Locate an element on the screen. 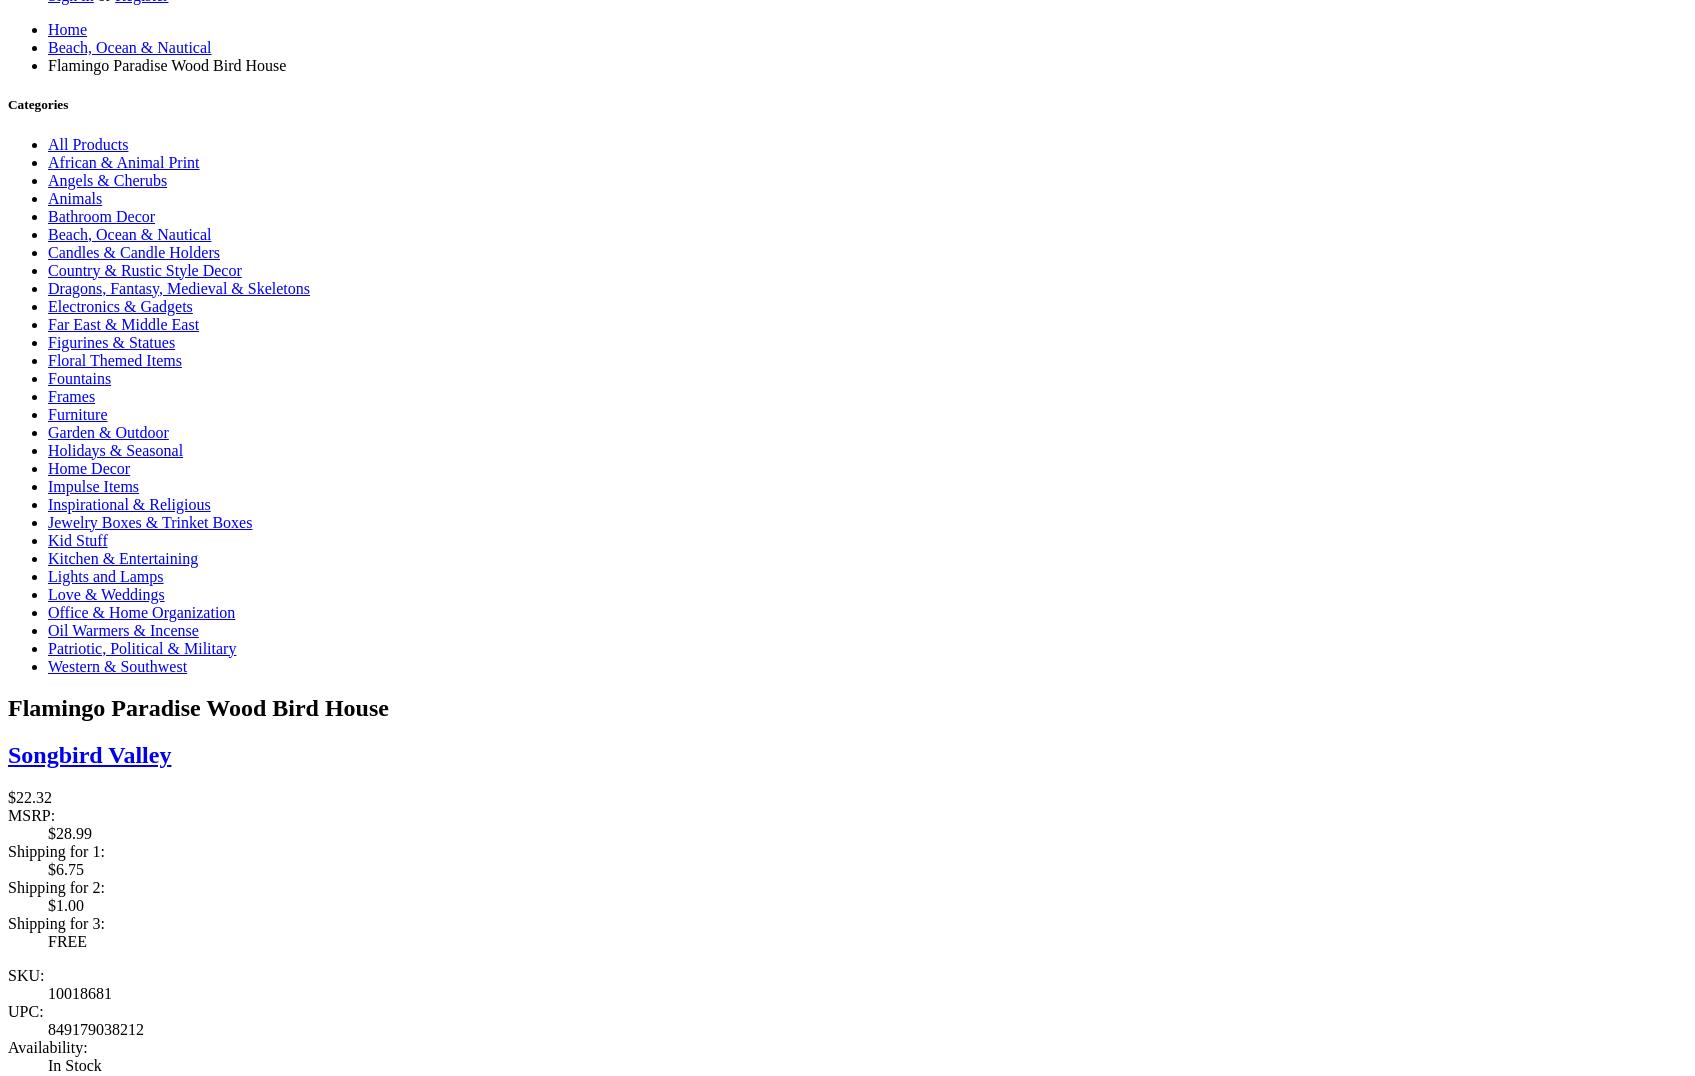  'Country & Rustic Style Decor' is located at coordinates (144, 269).